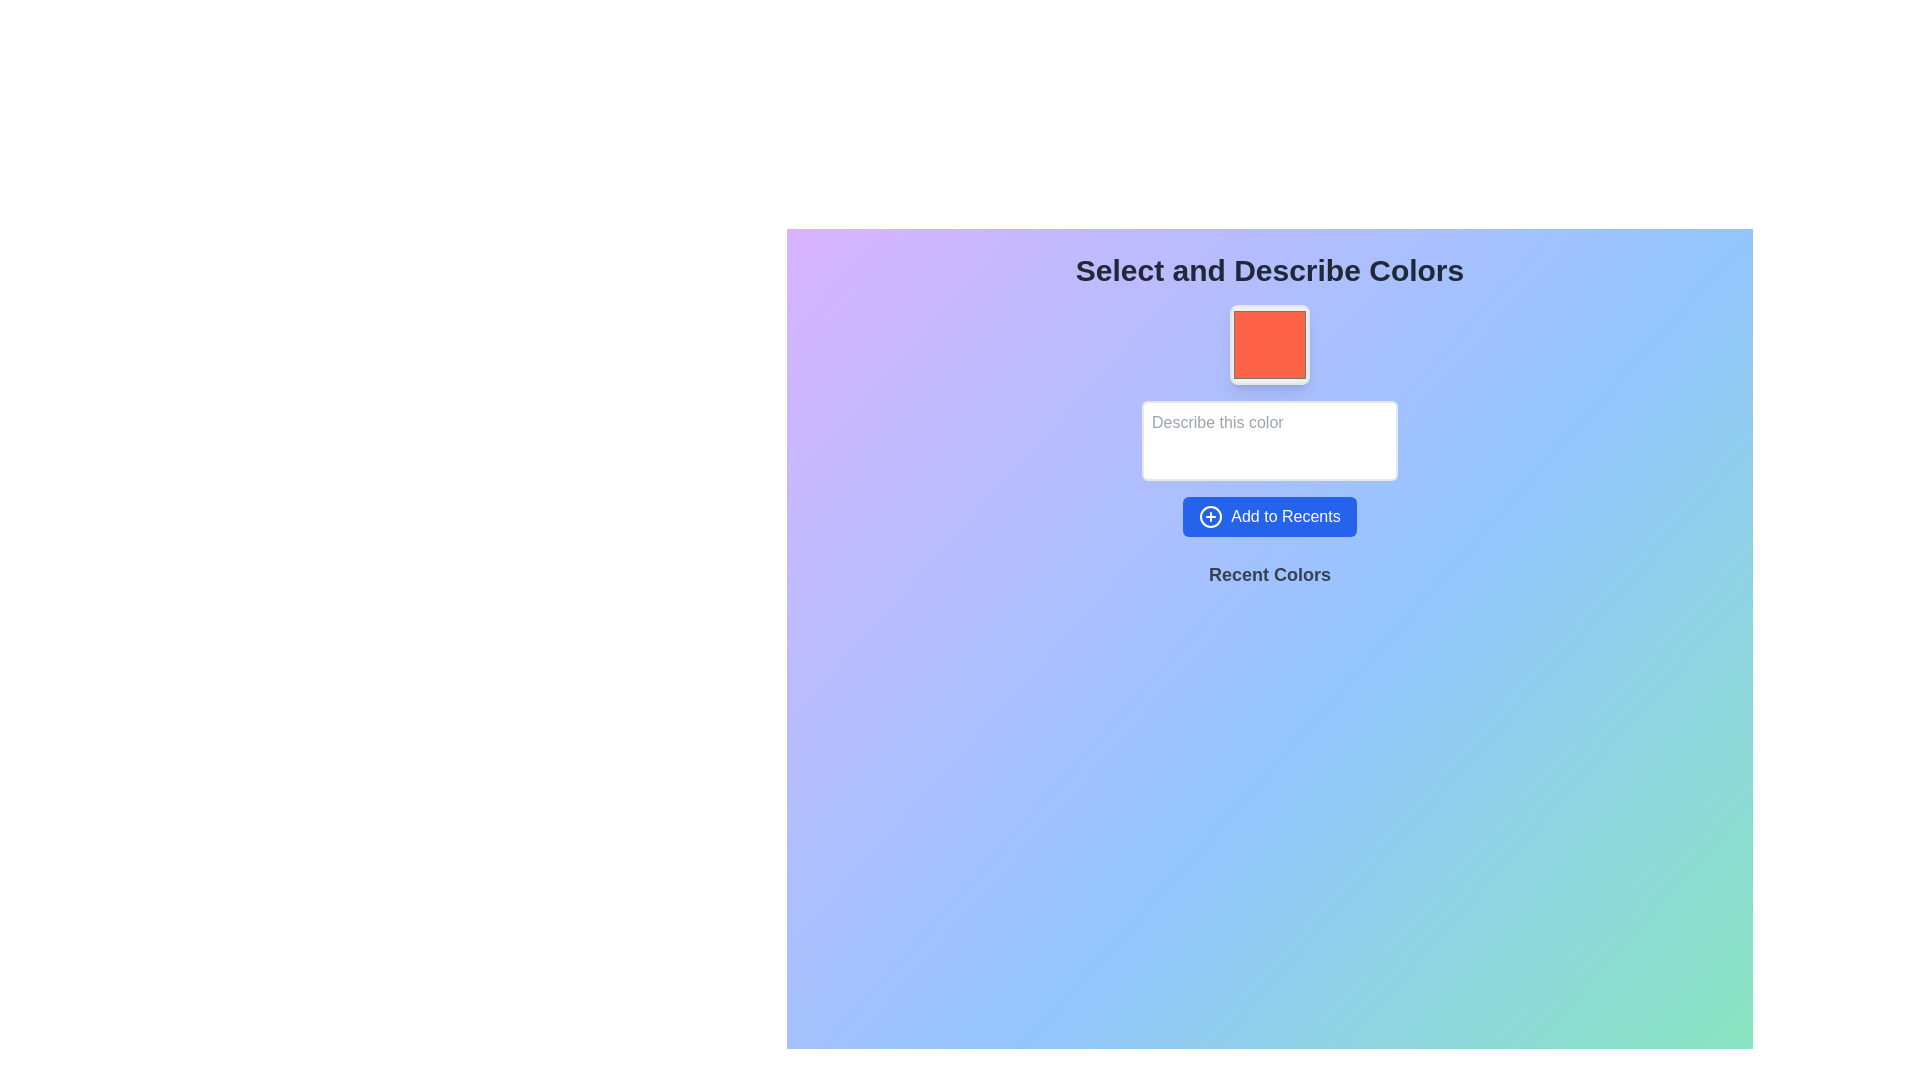 Image resolution: width=1920 pixels, height=1080 pixels. Describe the element at coordinates (1269, 343) in the screenshot. I see `the Color Display/Picker, which is a prominent red square located centrally under the heading 'Select and Describe Colors' and above the text input box labeled 'Describe this color.'` at that location.